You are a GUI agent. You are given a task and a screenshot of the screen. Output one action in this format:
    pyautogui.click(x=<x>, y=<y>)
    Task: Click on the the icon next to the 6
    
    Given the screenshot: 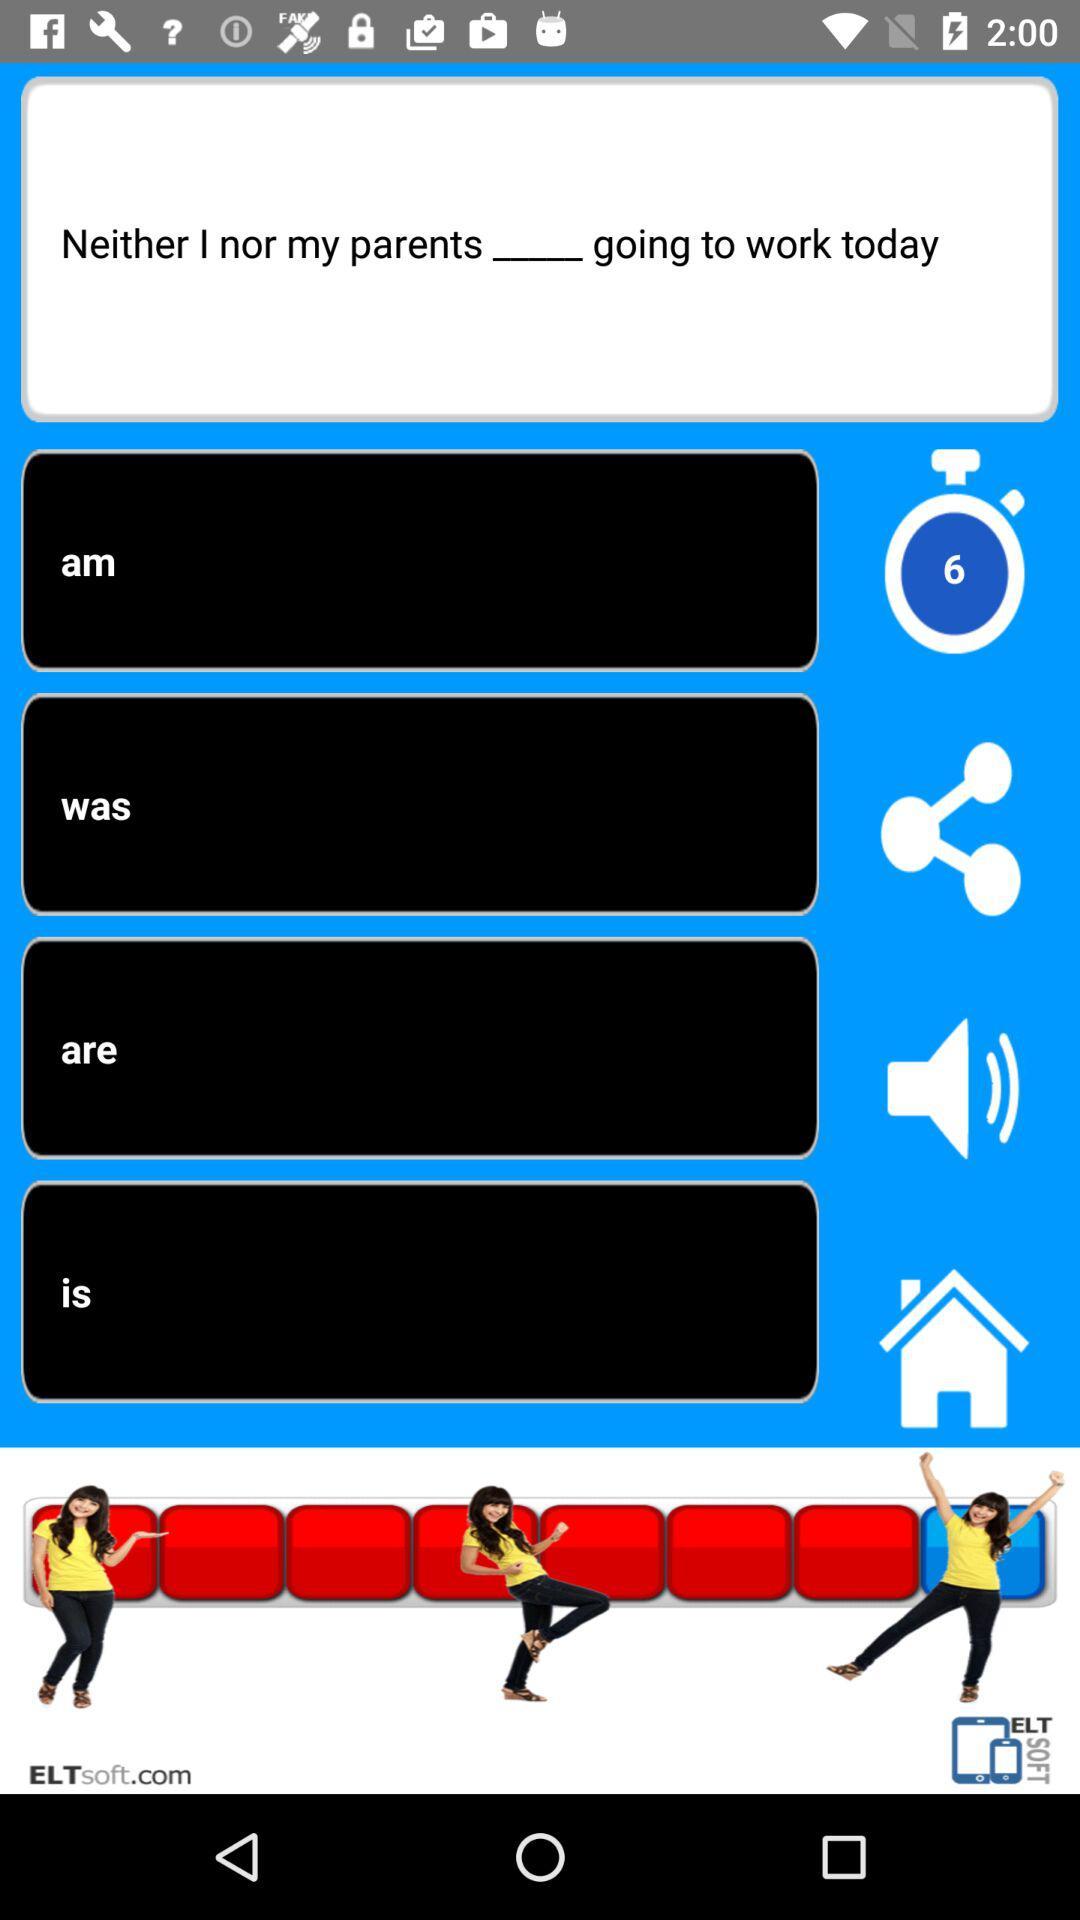 What is the action you would take?
    pyautogui.click(x=419, y=804)
    